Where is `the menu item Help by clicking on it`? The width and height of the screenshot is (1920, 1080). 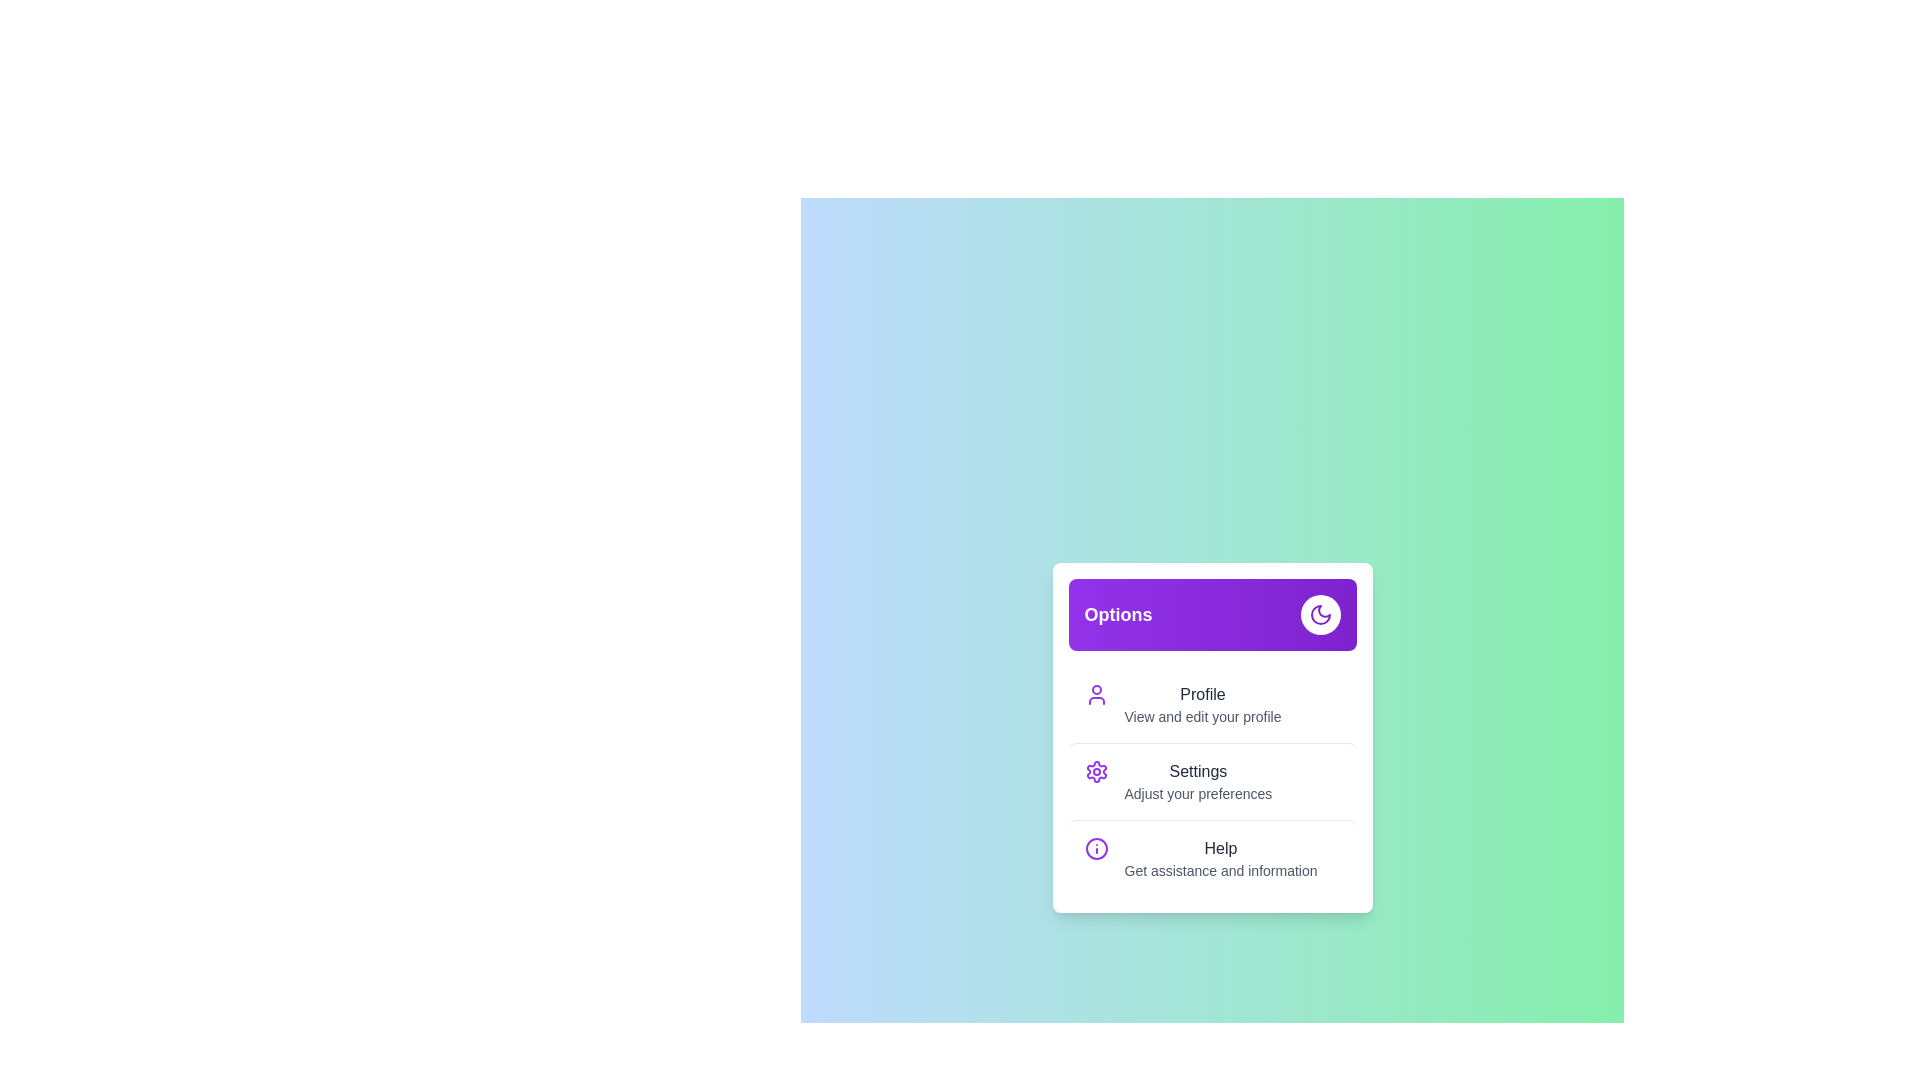 the menu item Help by clicking on it is located at coordinates (1211, 857).